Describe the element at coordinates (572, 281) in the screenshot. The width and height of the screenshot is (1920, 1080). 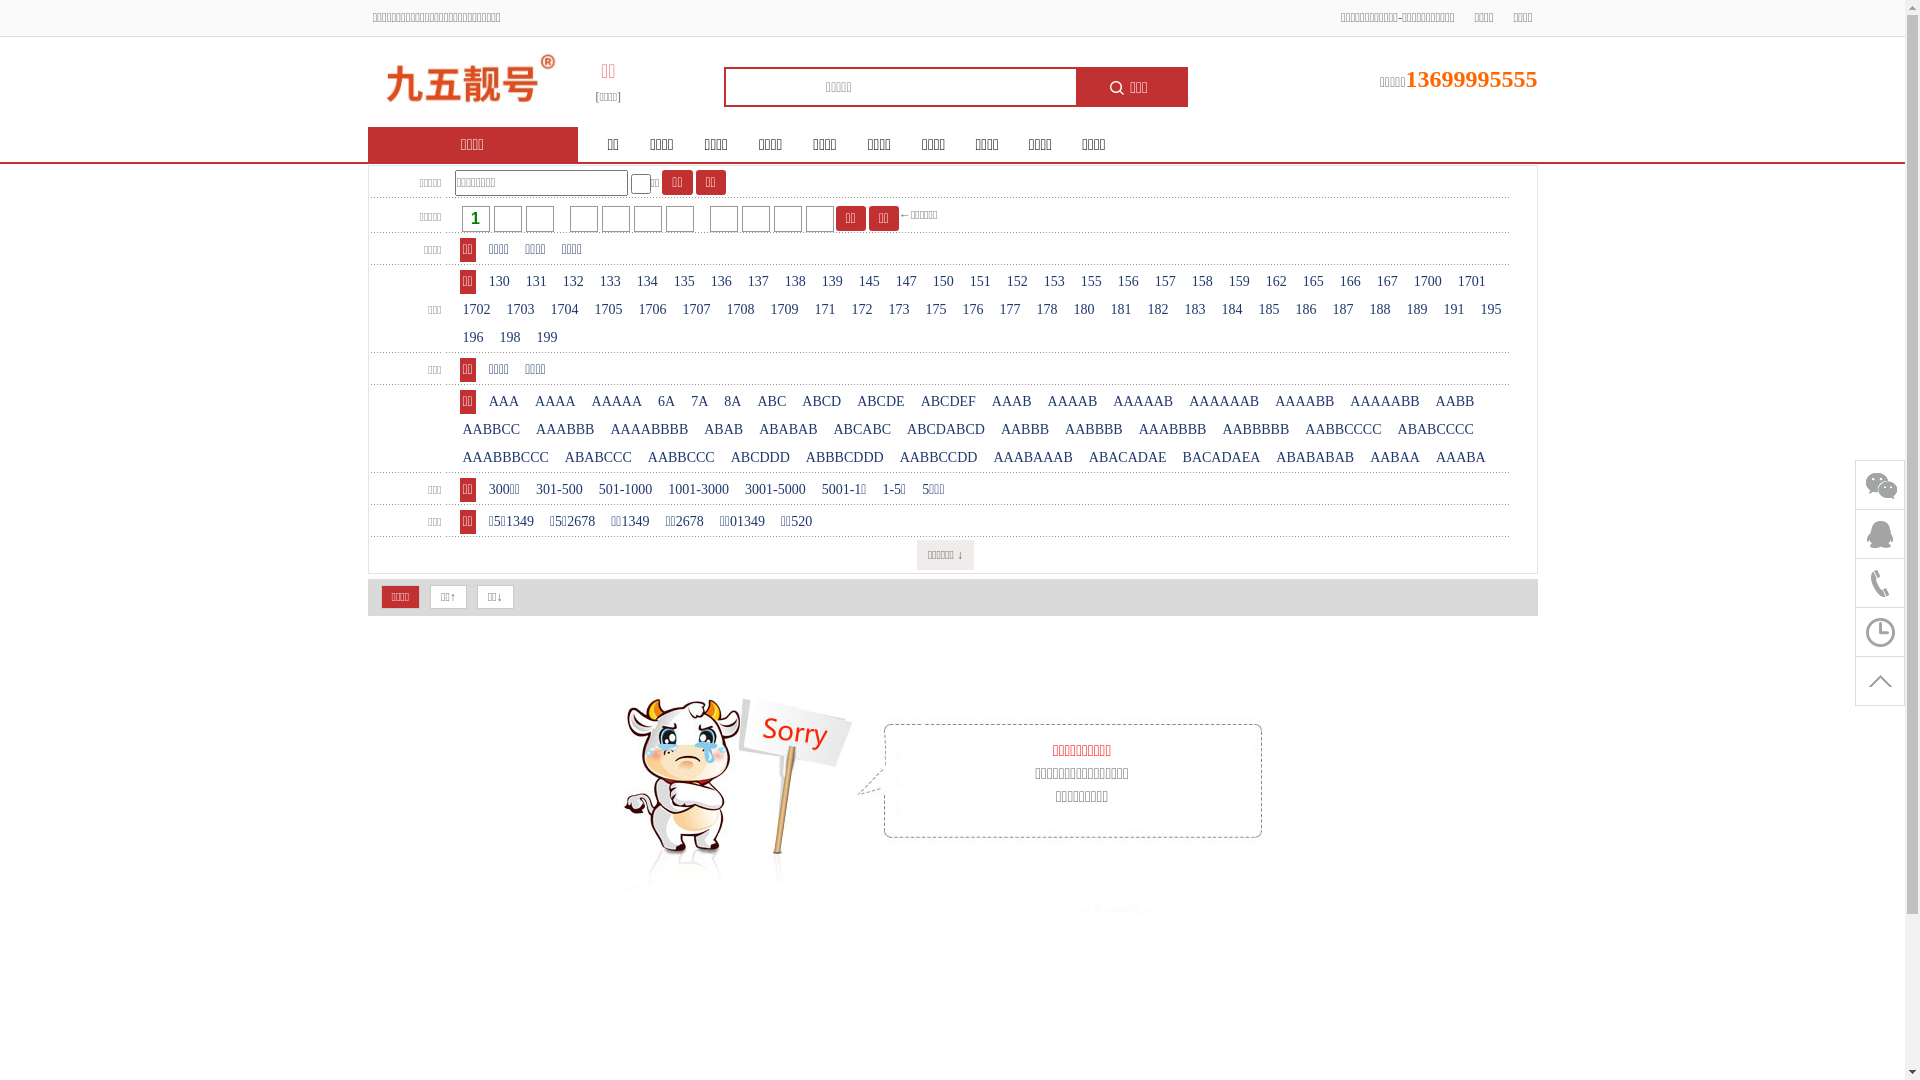
I see `'132'` at that location.